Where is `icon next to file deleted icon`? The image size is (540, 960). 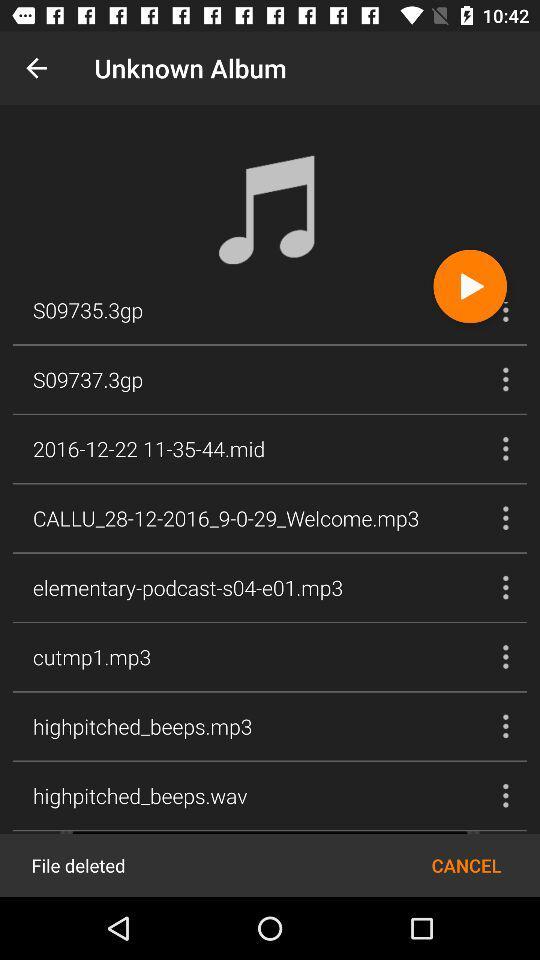
icon next to file deleted icon is located at coordinates (466, 864).